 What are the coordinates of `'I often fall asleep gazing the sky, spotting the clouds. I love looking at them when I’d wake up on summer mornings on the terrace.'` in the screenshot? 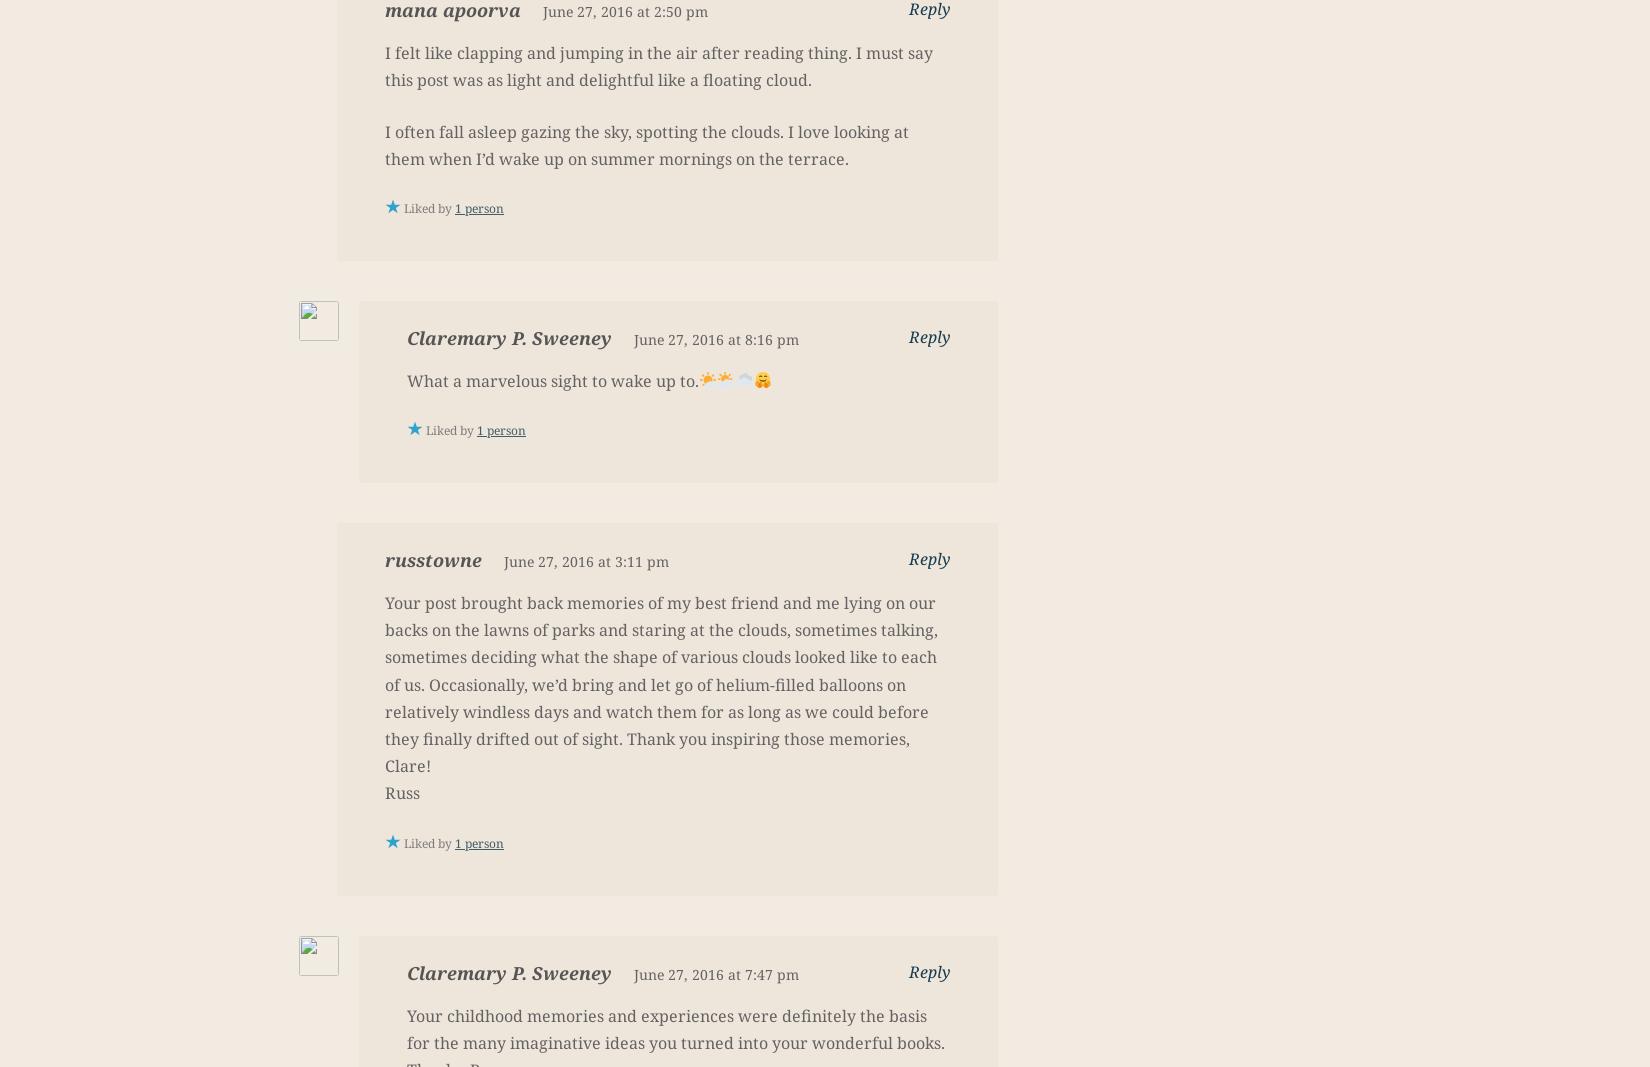 It's located at (645, 143).